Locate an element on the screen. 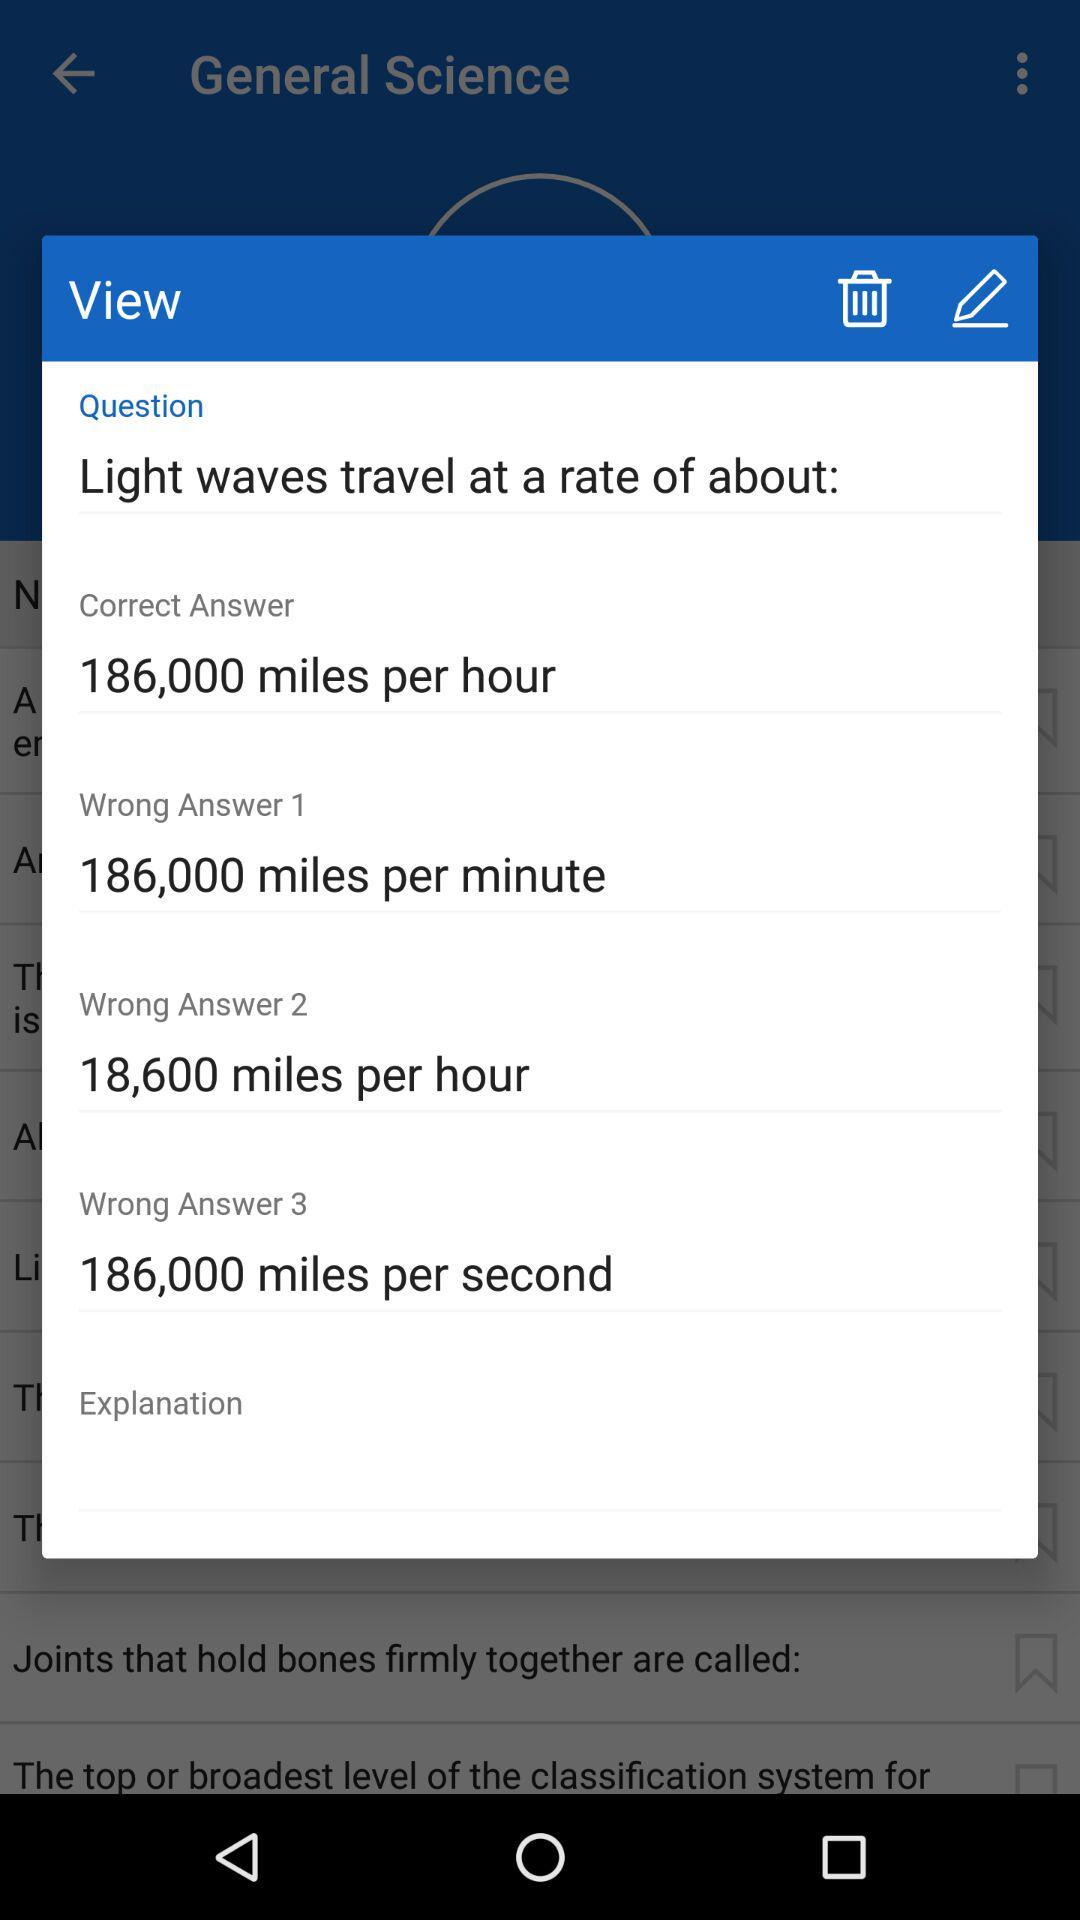  icon above light waves travel icon is located at coordinates (979, 297).